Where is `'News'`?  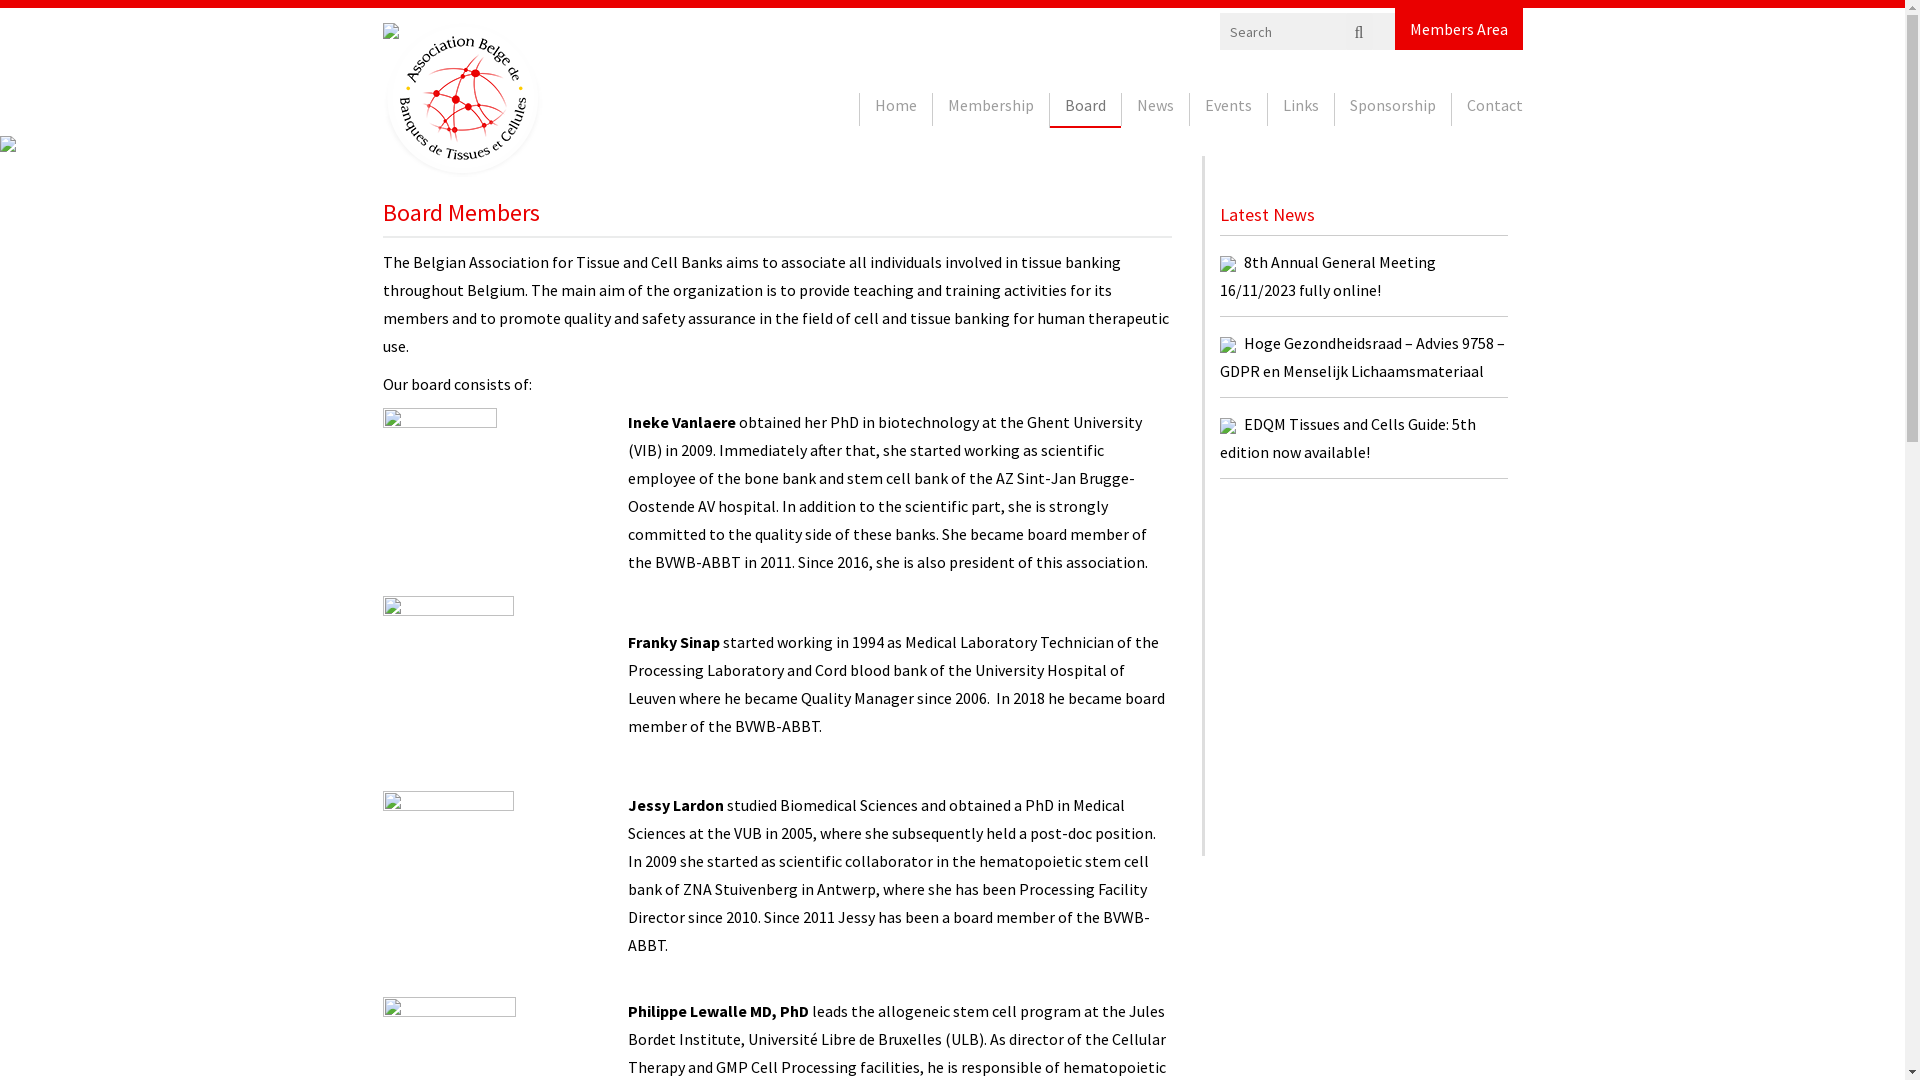
'News' is located at coordinates (1155, 109).